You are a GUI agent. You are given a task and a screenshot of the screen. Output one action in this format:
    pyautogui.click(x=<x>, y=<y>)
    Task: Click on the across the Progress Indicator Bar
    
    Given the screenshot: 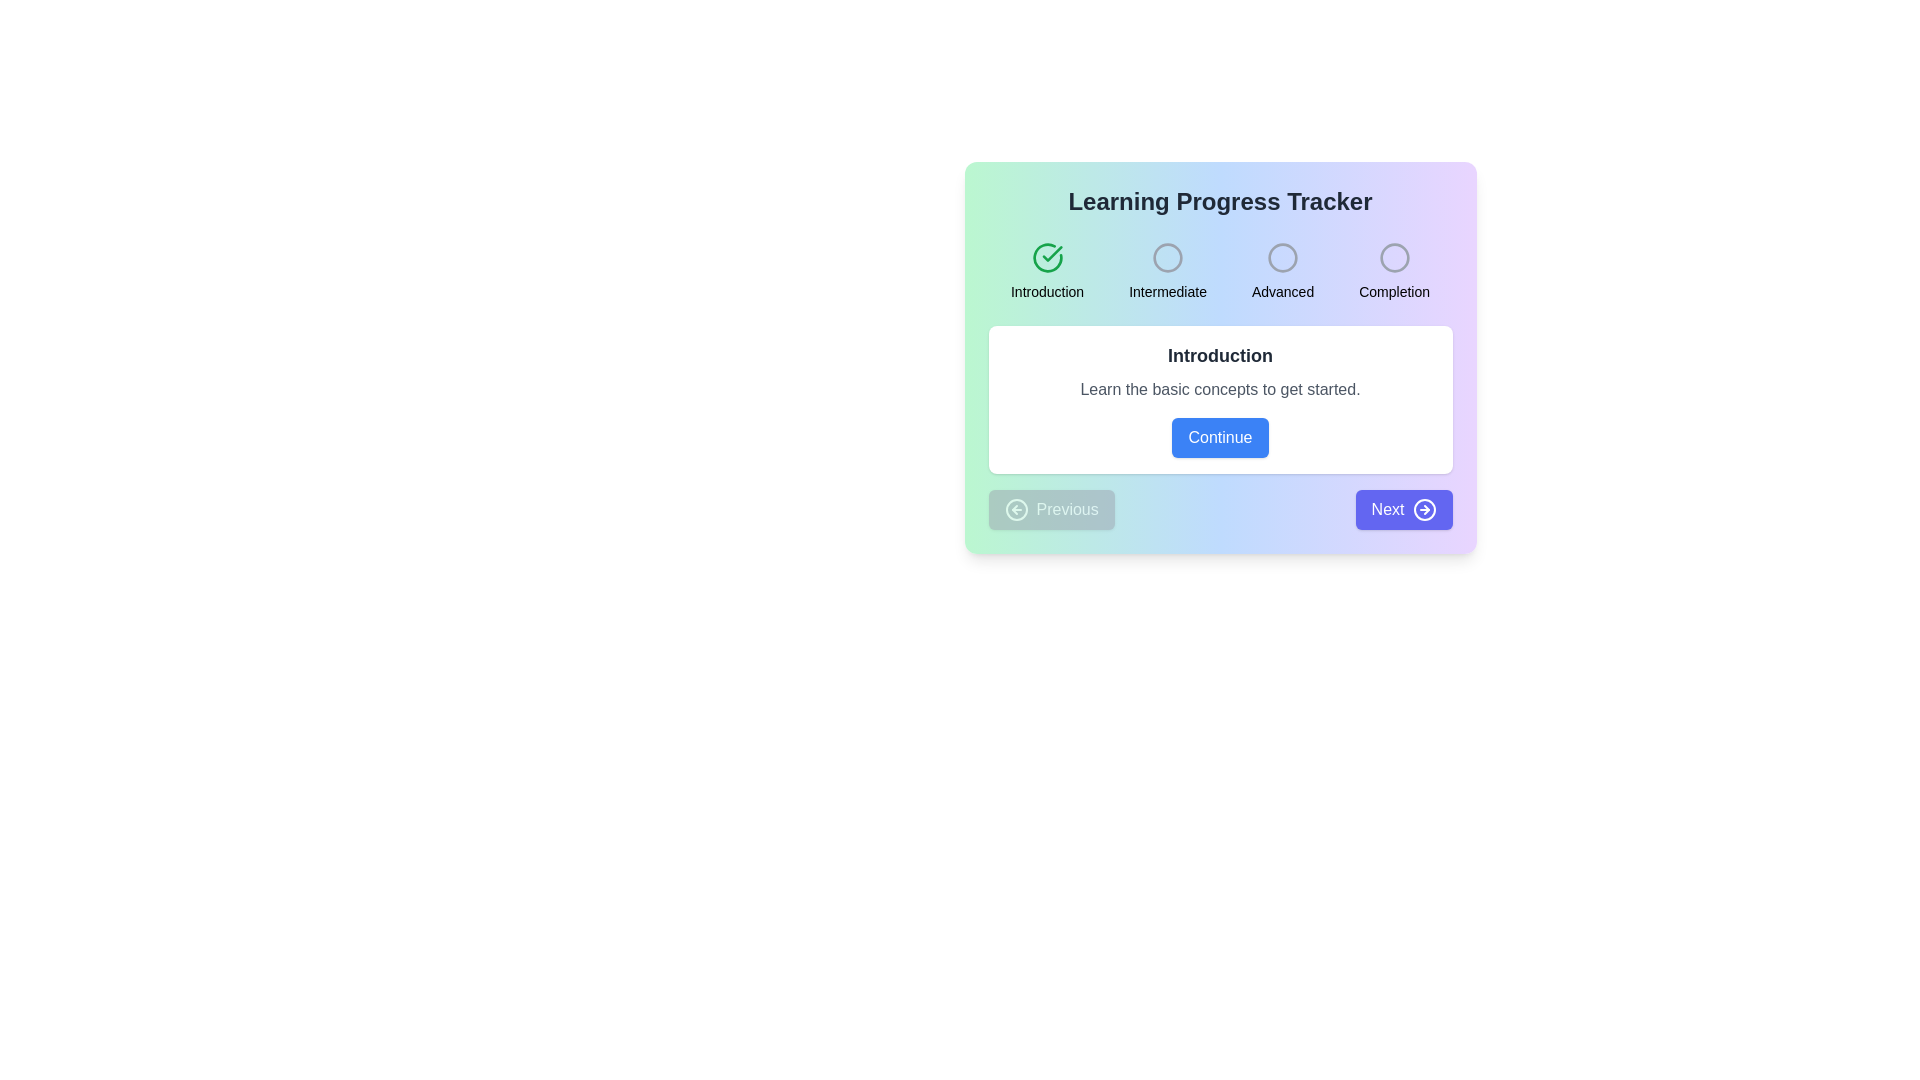 What is the action you would take?
    pyautogui.click(x=1219, y=272)
    